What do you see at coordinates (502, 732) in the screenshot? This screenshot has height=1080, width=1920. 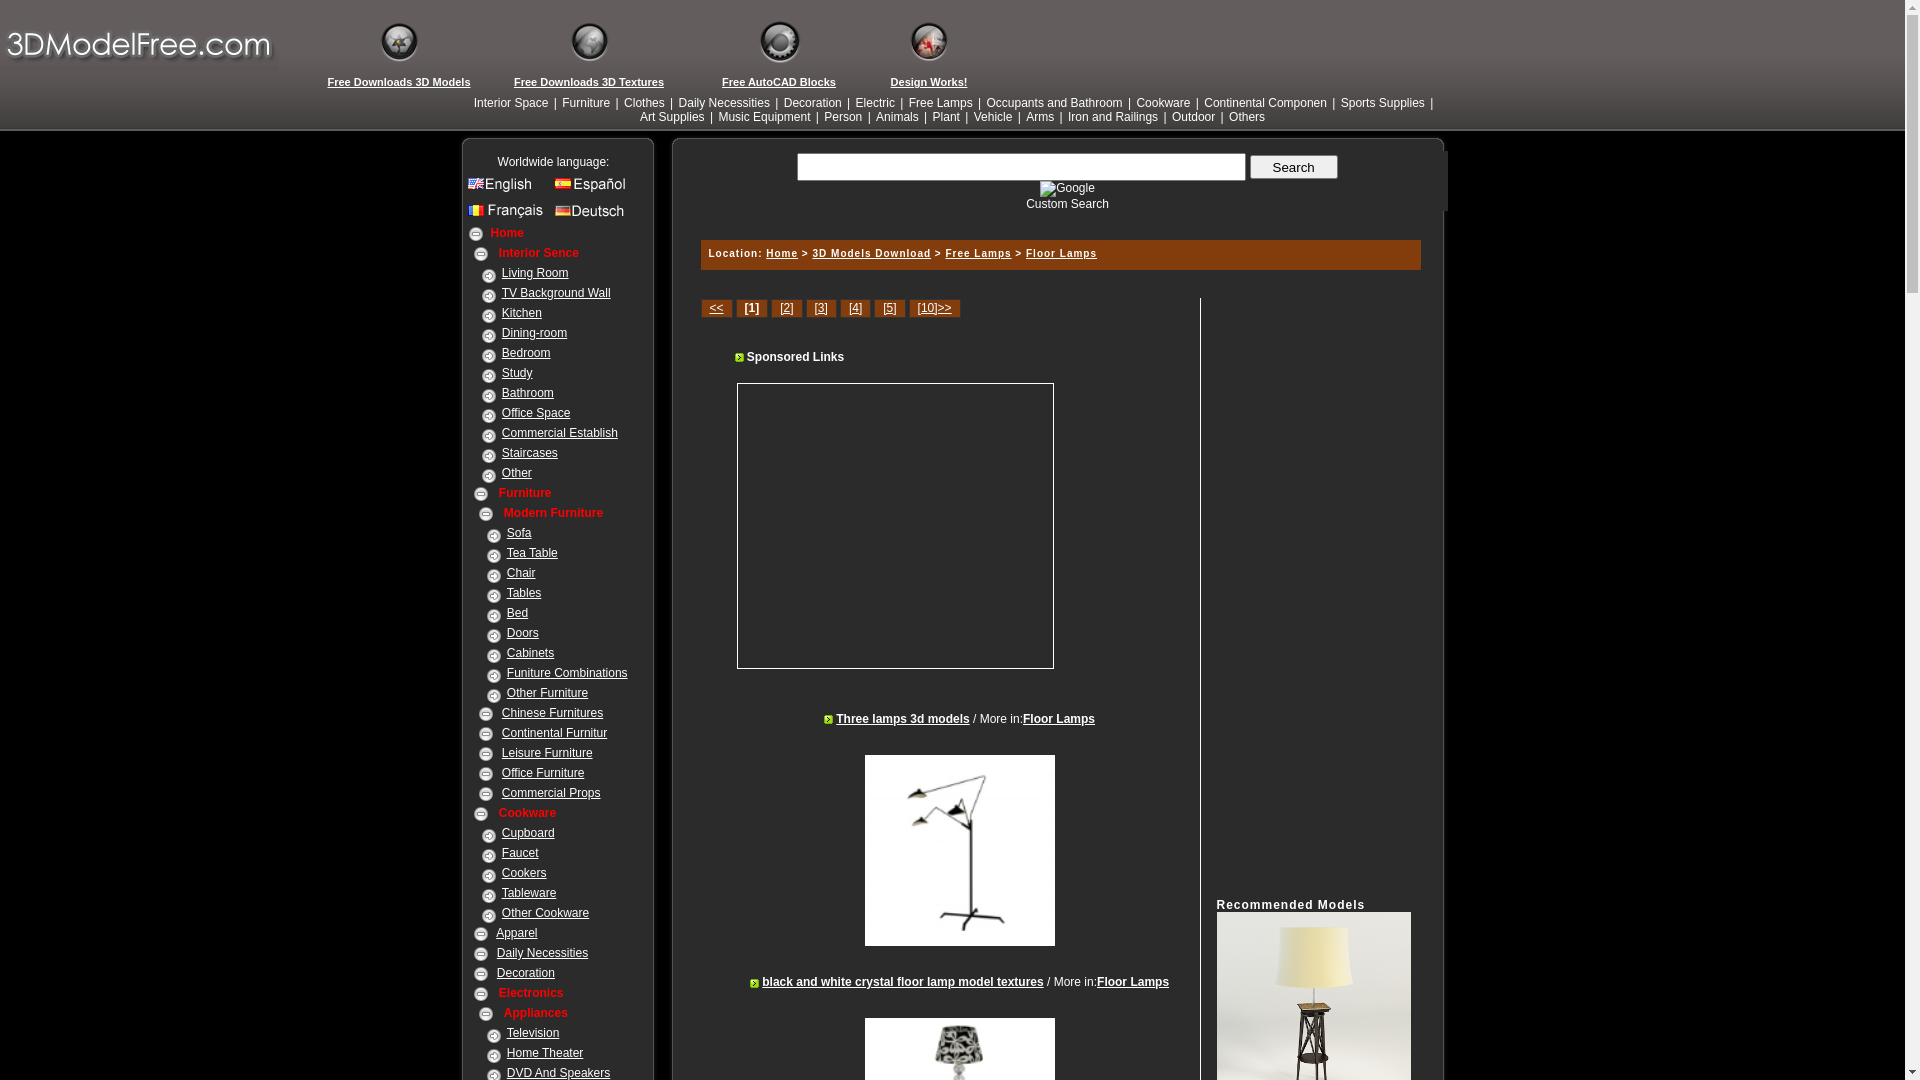 I see `'Continental Furnitur'` at bounding box center [502, 732].